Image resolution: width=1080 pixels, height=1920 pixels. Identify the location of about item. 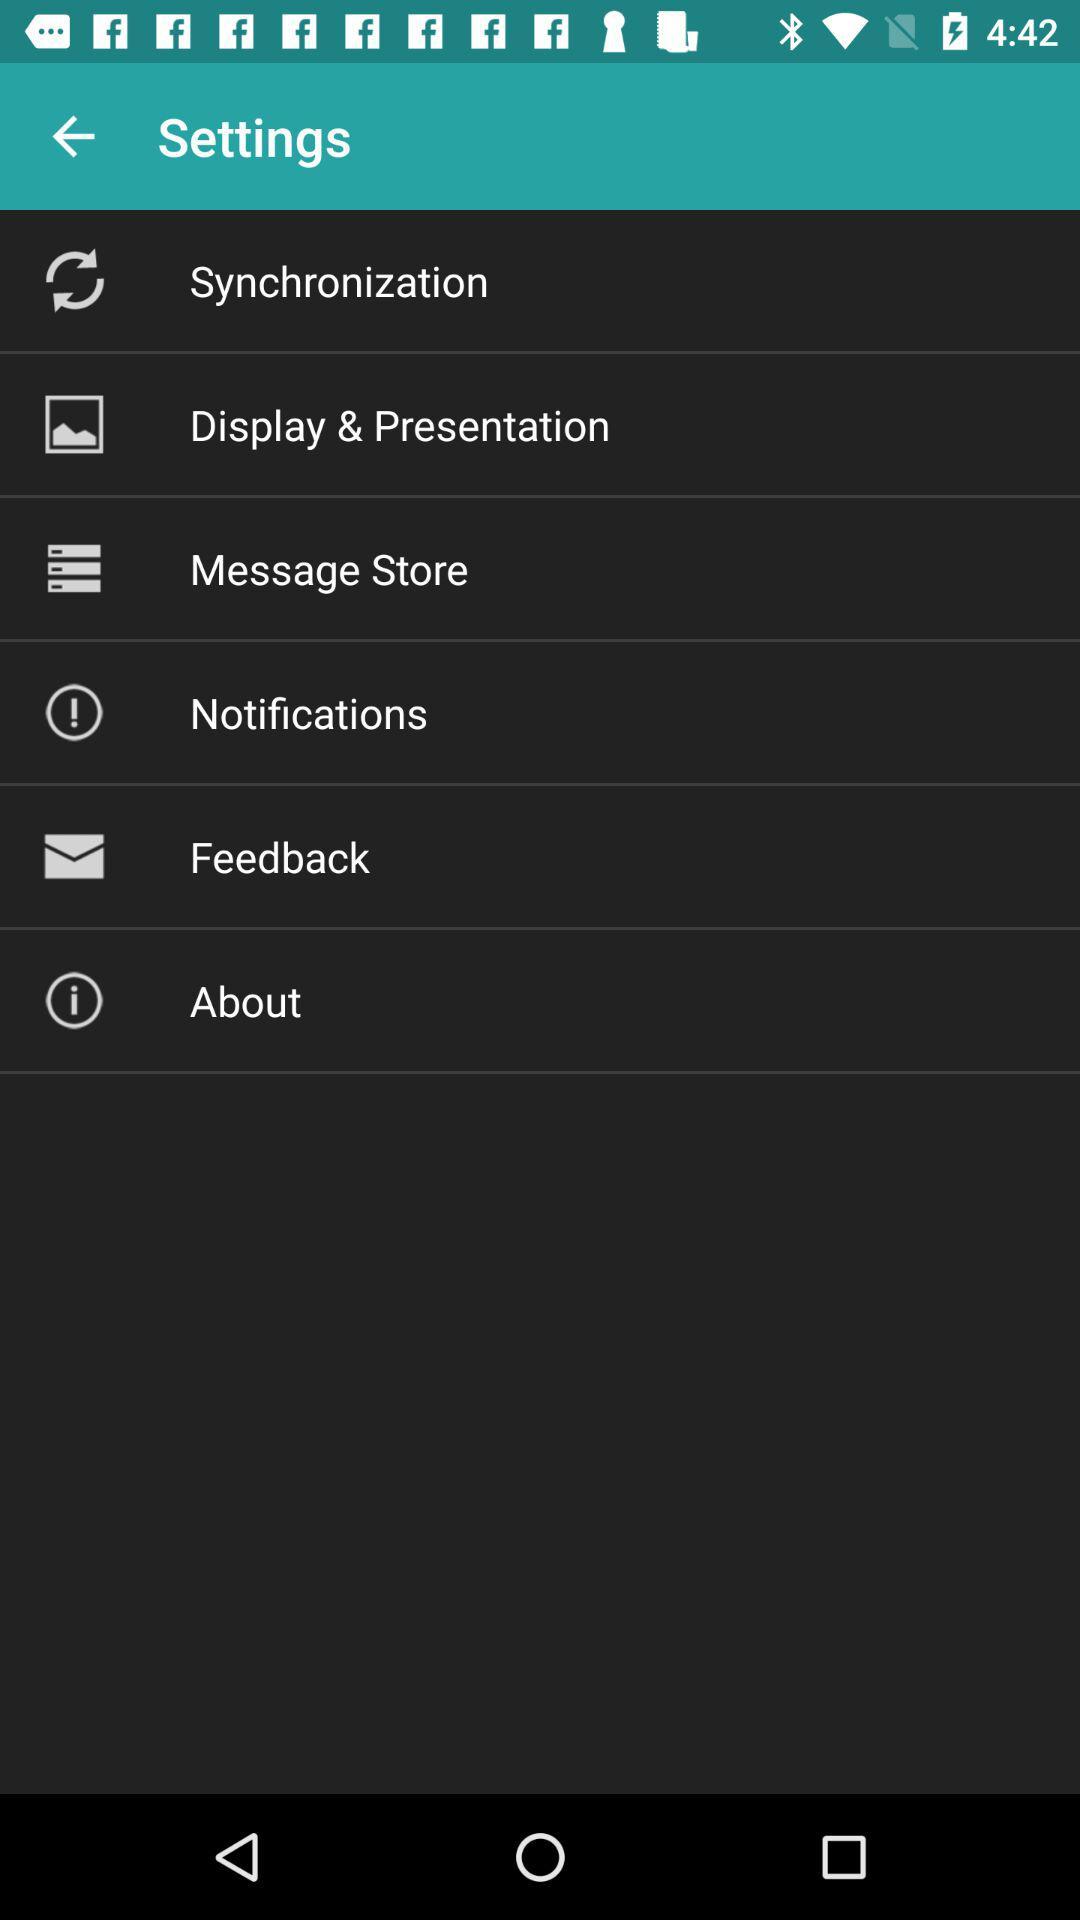
(244, 1000).